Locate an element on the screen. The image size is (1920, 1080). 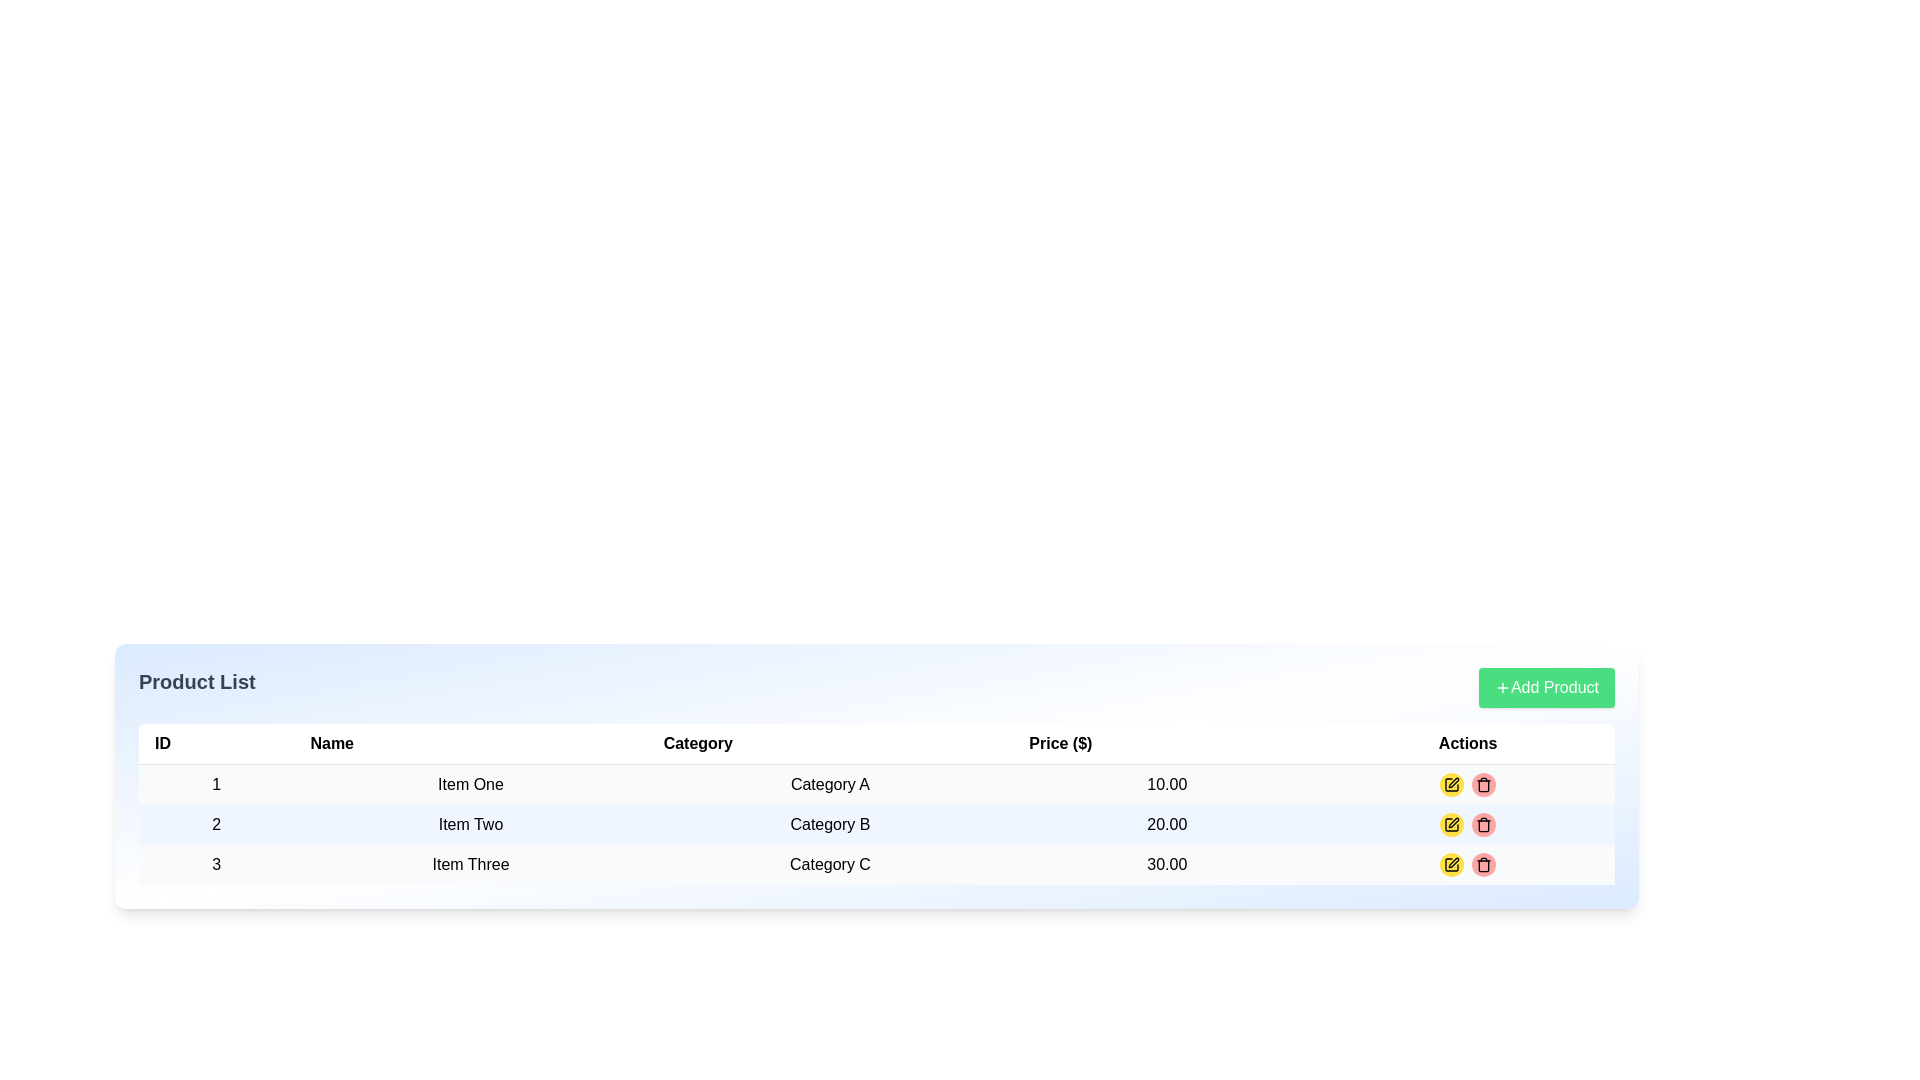
the second trash icon in the 'Actions' column of the 'Product List' section to initiate a delete action for 'Item Two' is located at coordinates (1483, 825).